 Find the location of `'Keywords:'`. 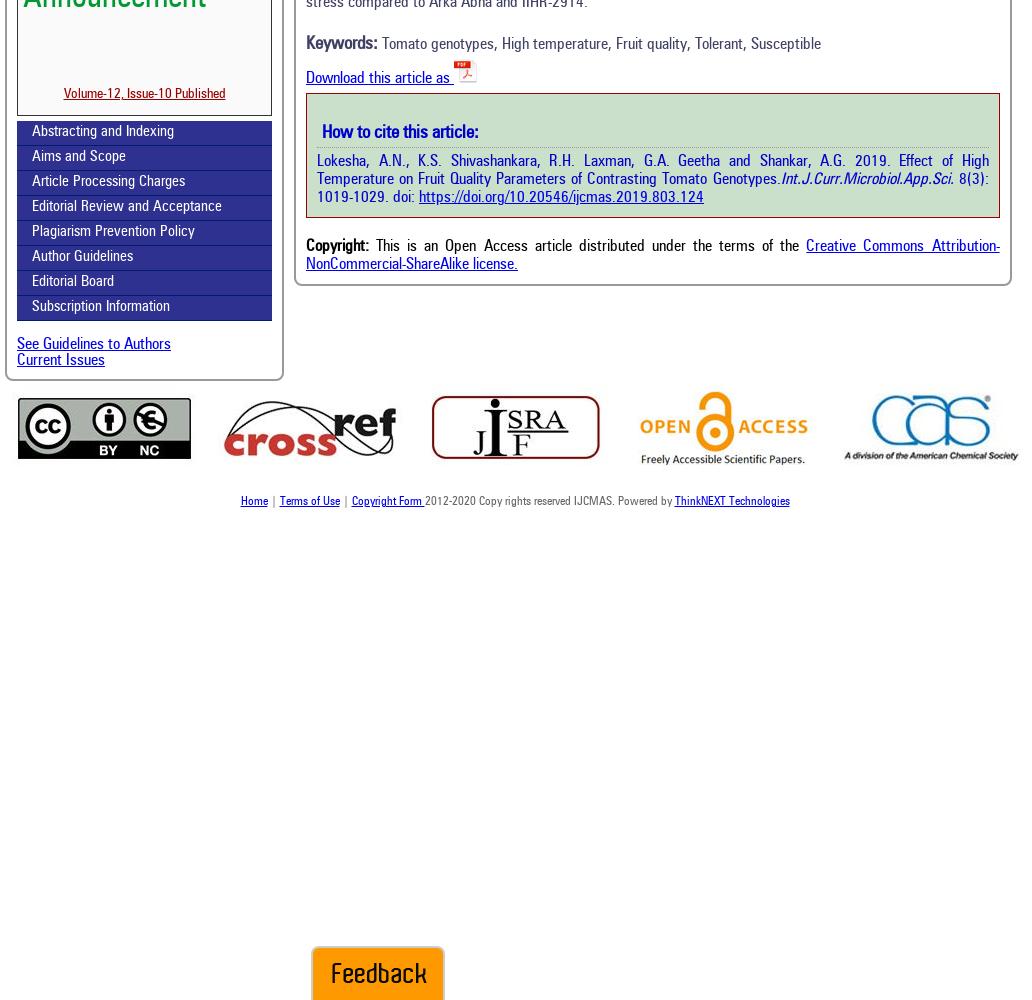

'Keywords:' is located at coordinates (305, 43).